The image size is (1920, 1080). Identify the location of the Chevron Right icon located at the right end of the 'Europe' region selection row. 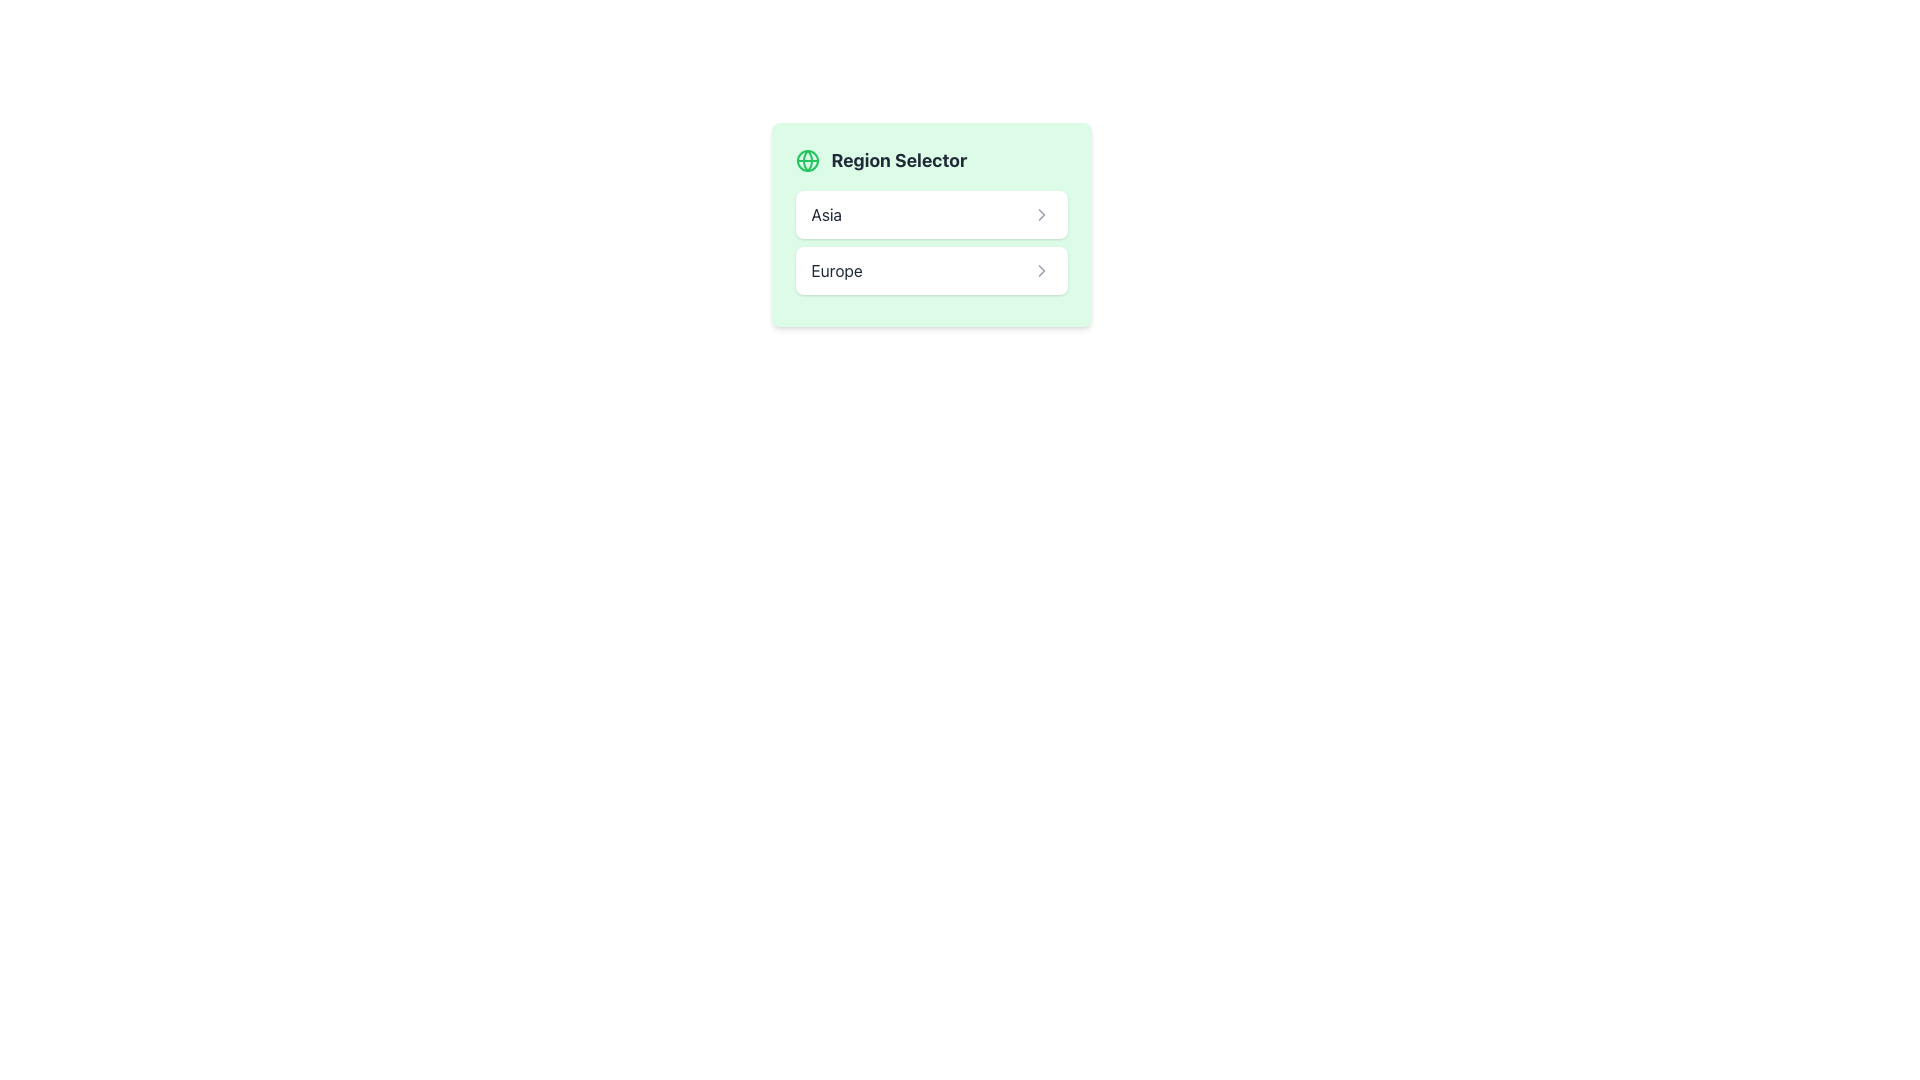
(1040, 270).